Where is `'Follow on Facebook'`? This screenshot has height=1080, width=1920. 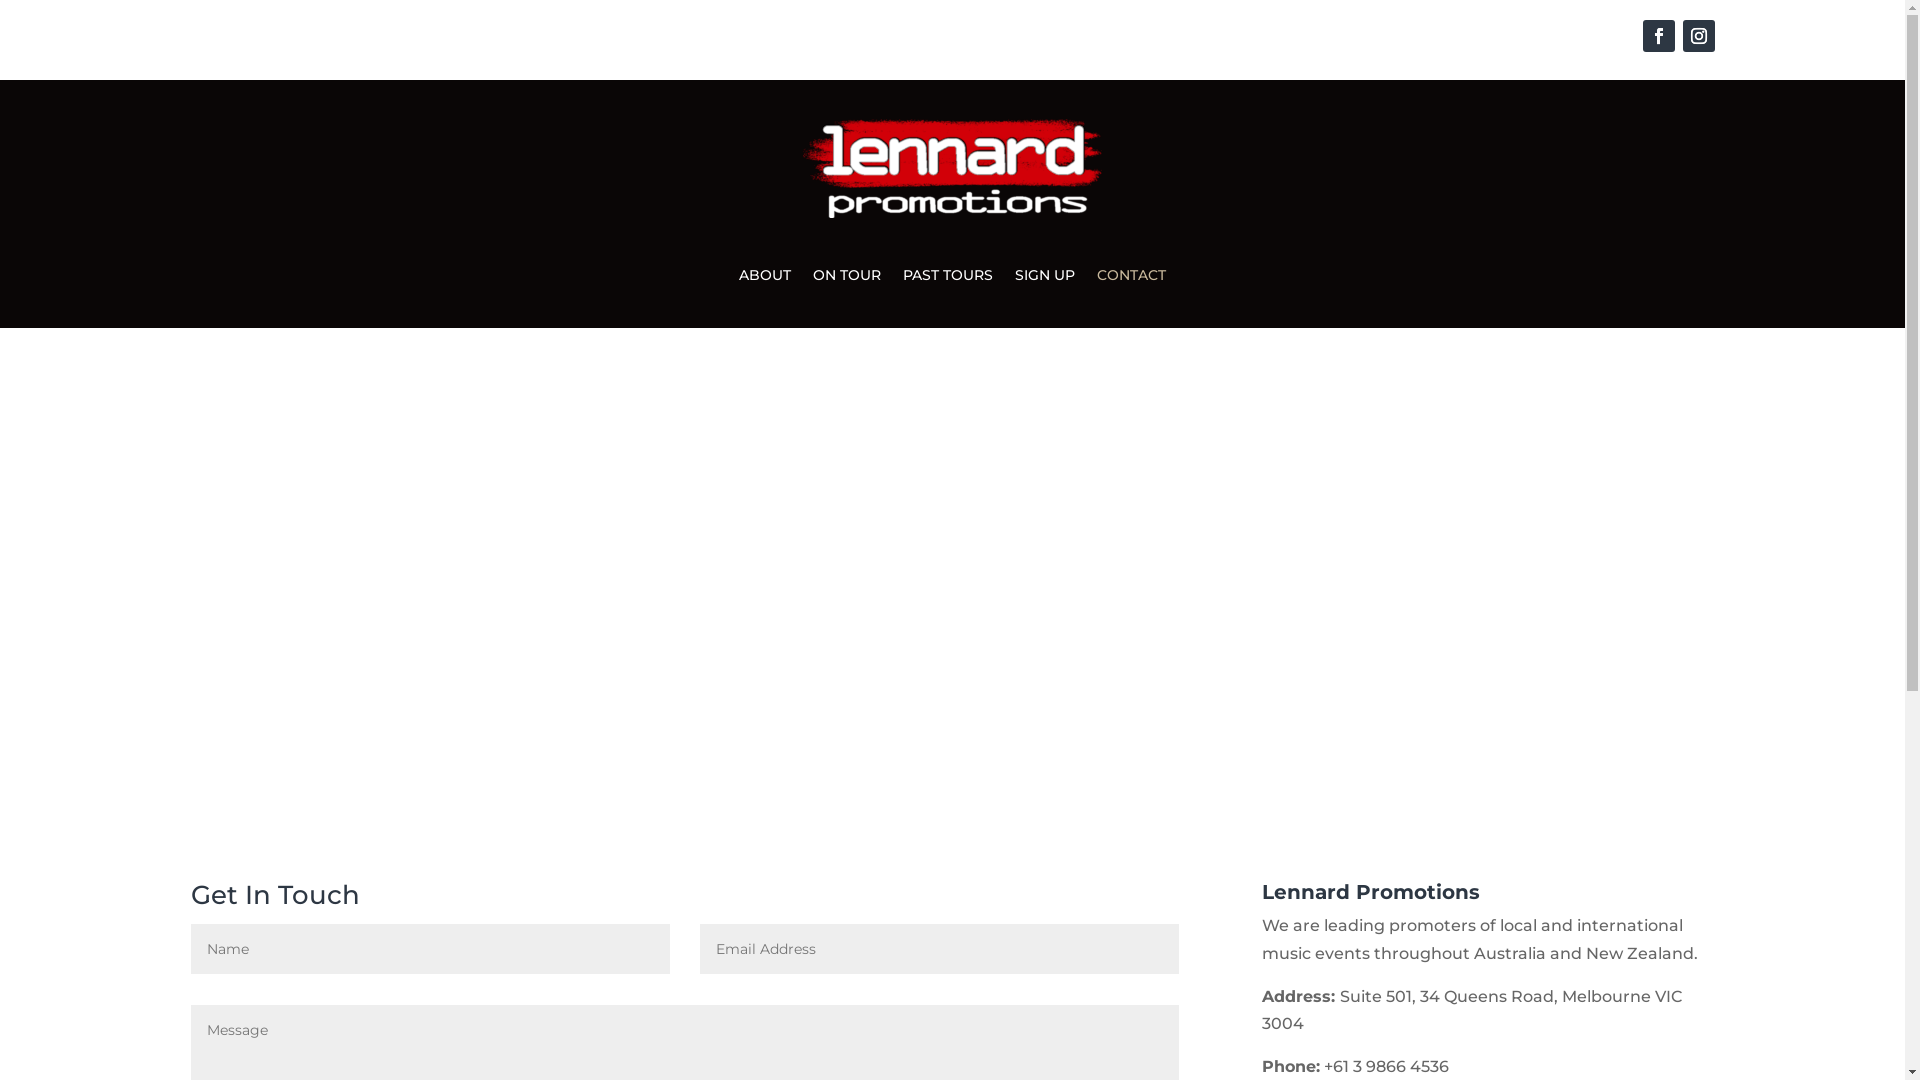 'Follow on Facebook' is located at coordinates (1657, 35).